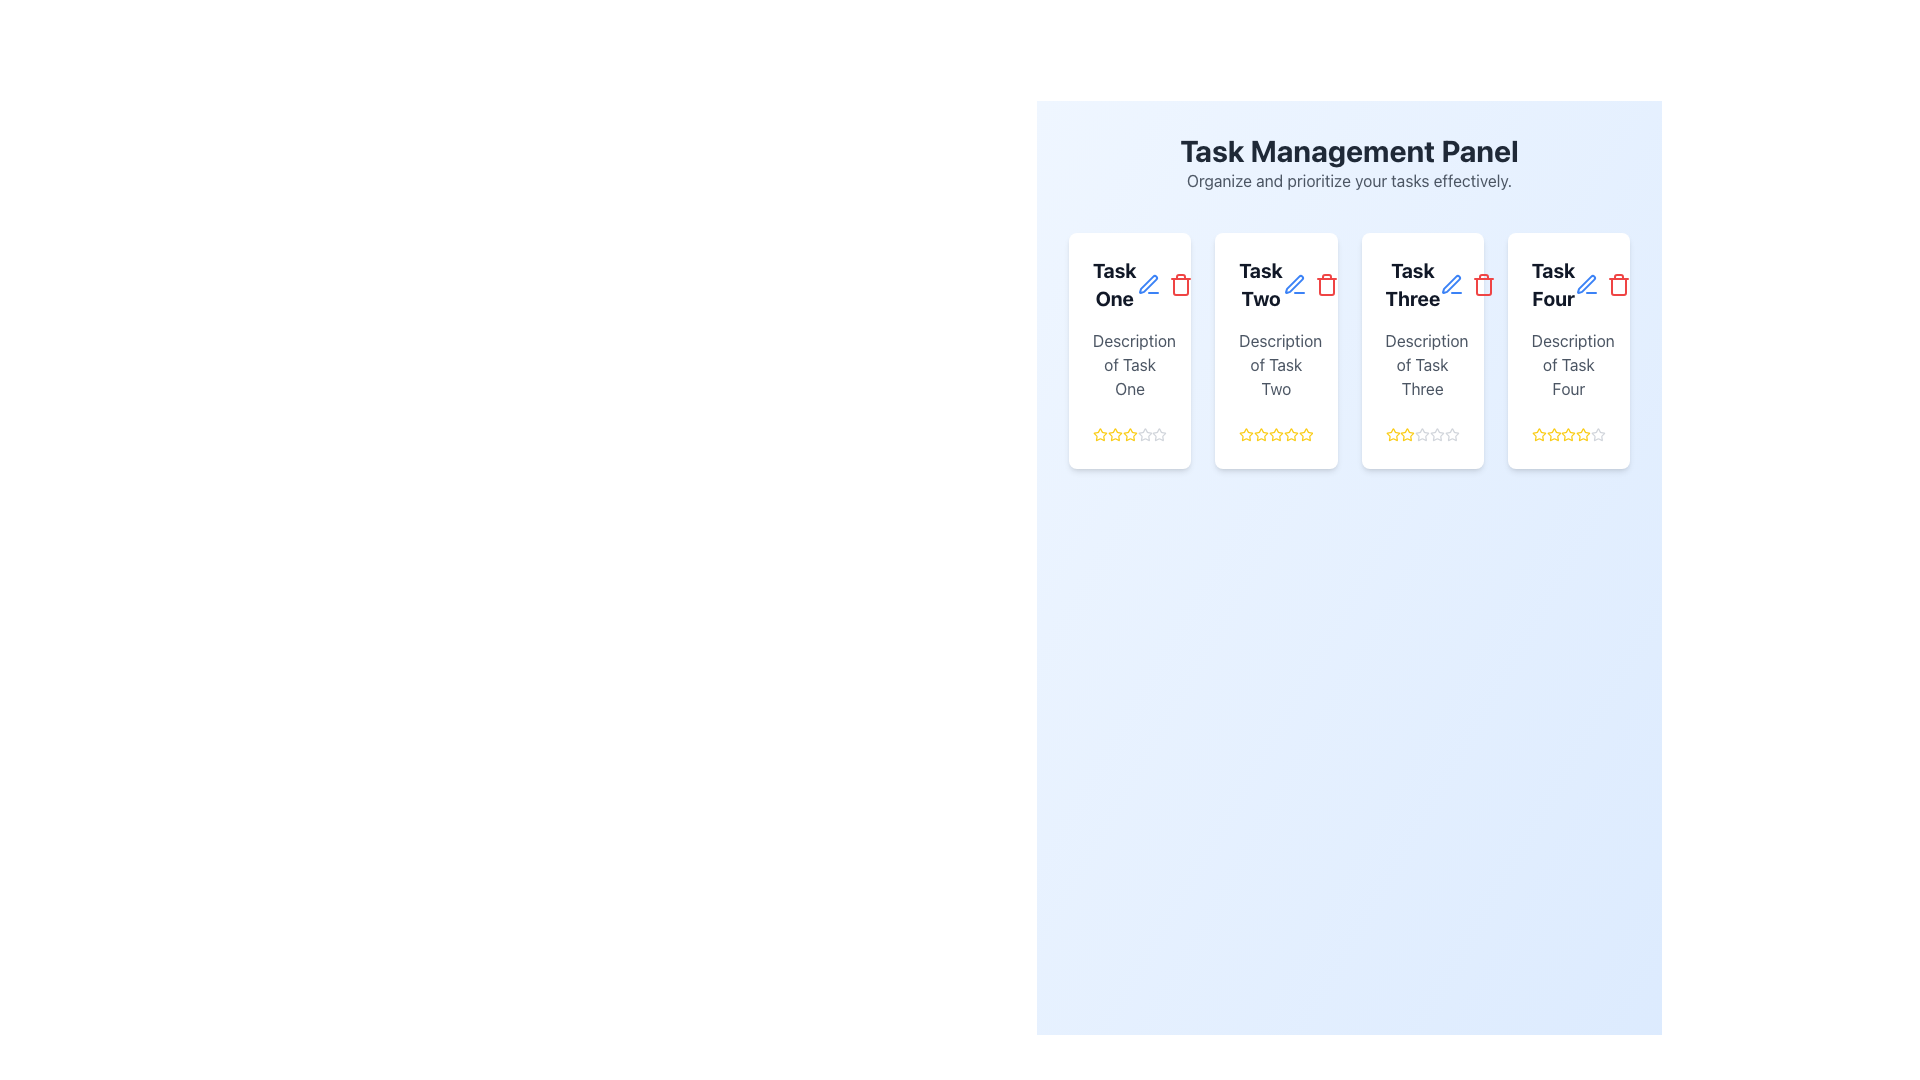  I want to click on the second star icon from the left in the 5-star rating system below the 'Task Four' card, so click(1567, 433).